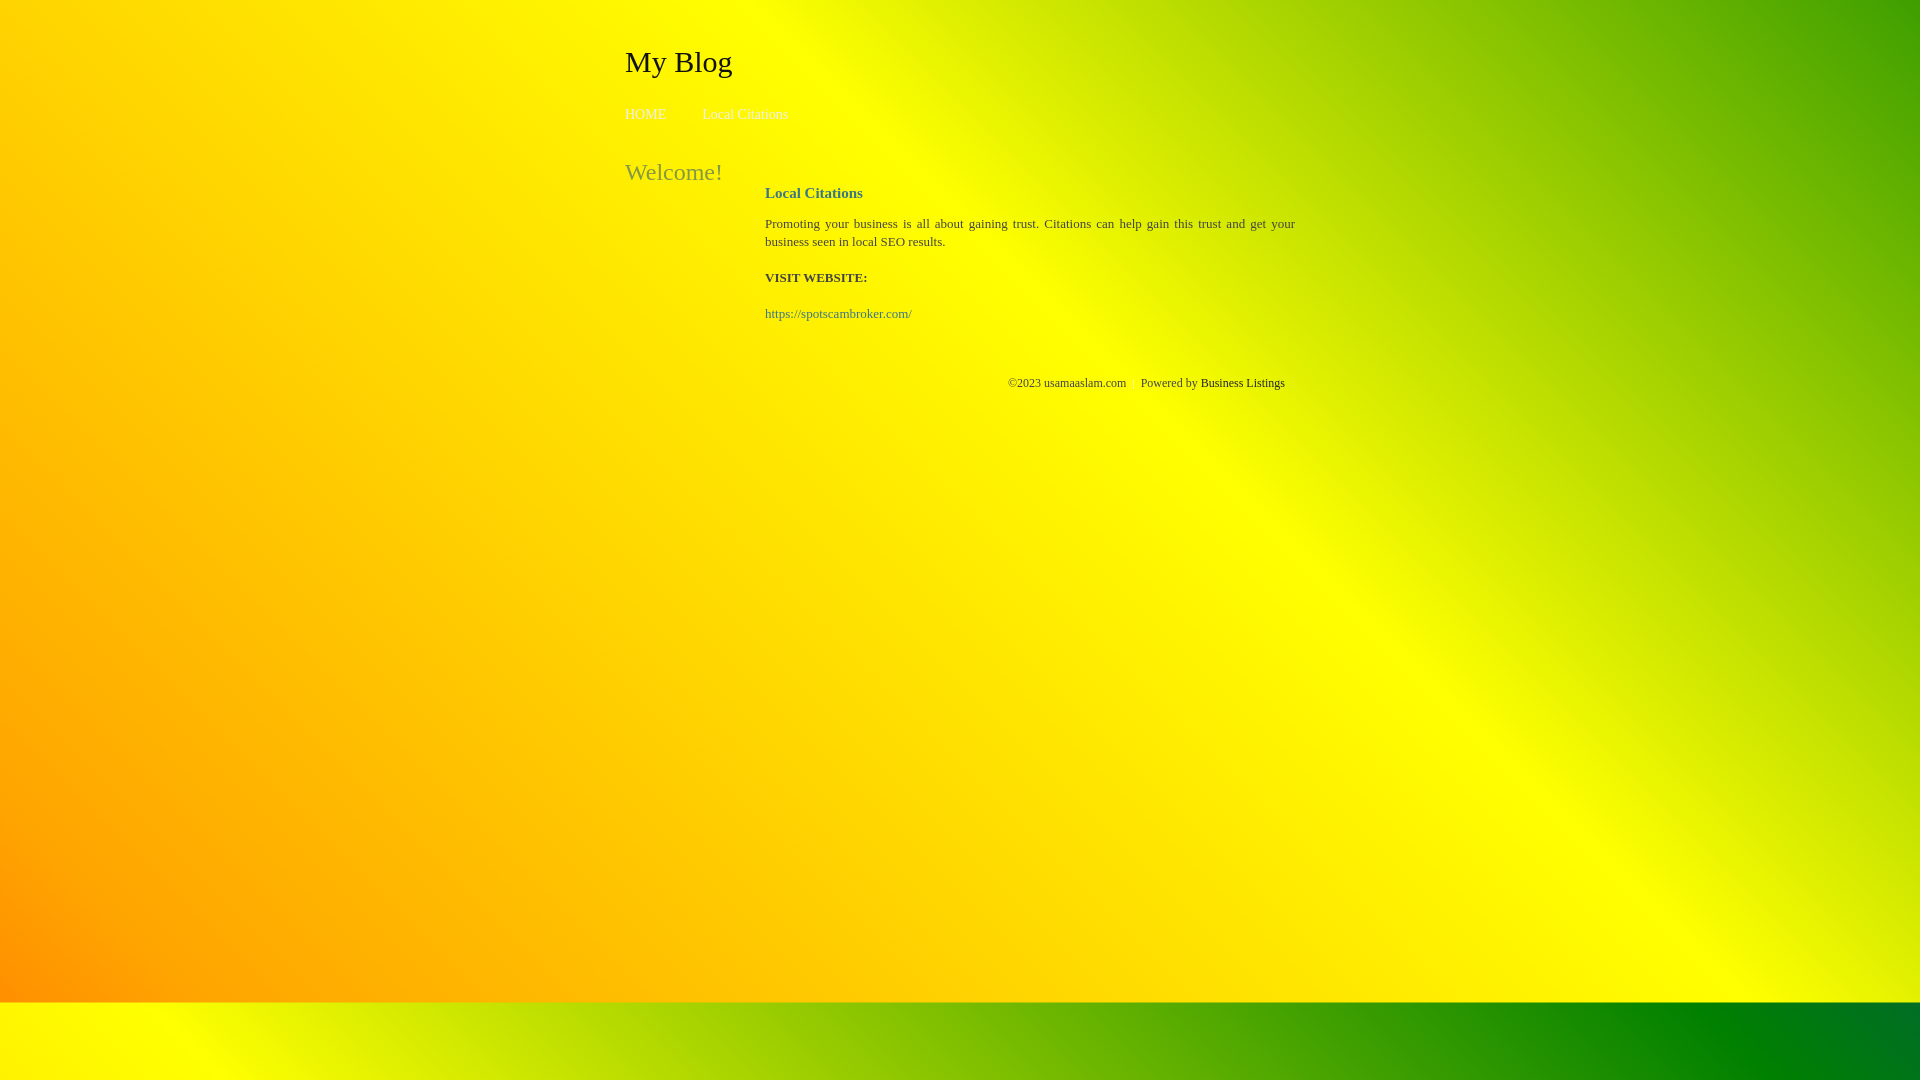 Image resolution: width=1920 pixels, height=1080 pixels. What do you see at coordinates (645, 114) in the screenshot?
I see `'HOME'` at bounding box center [645, 114].